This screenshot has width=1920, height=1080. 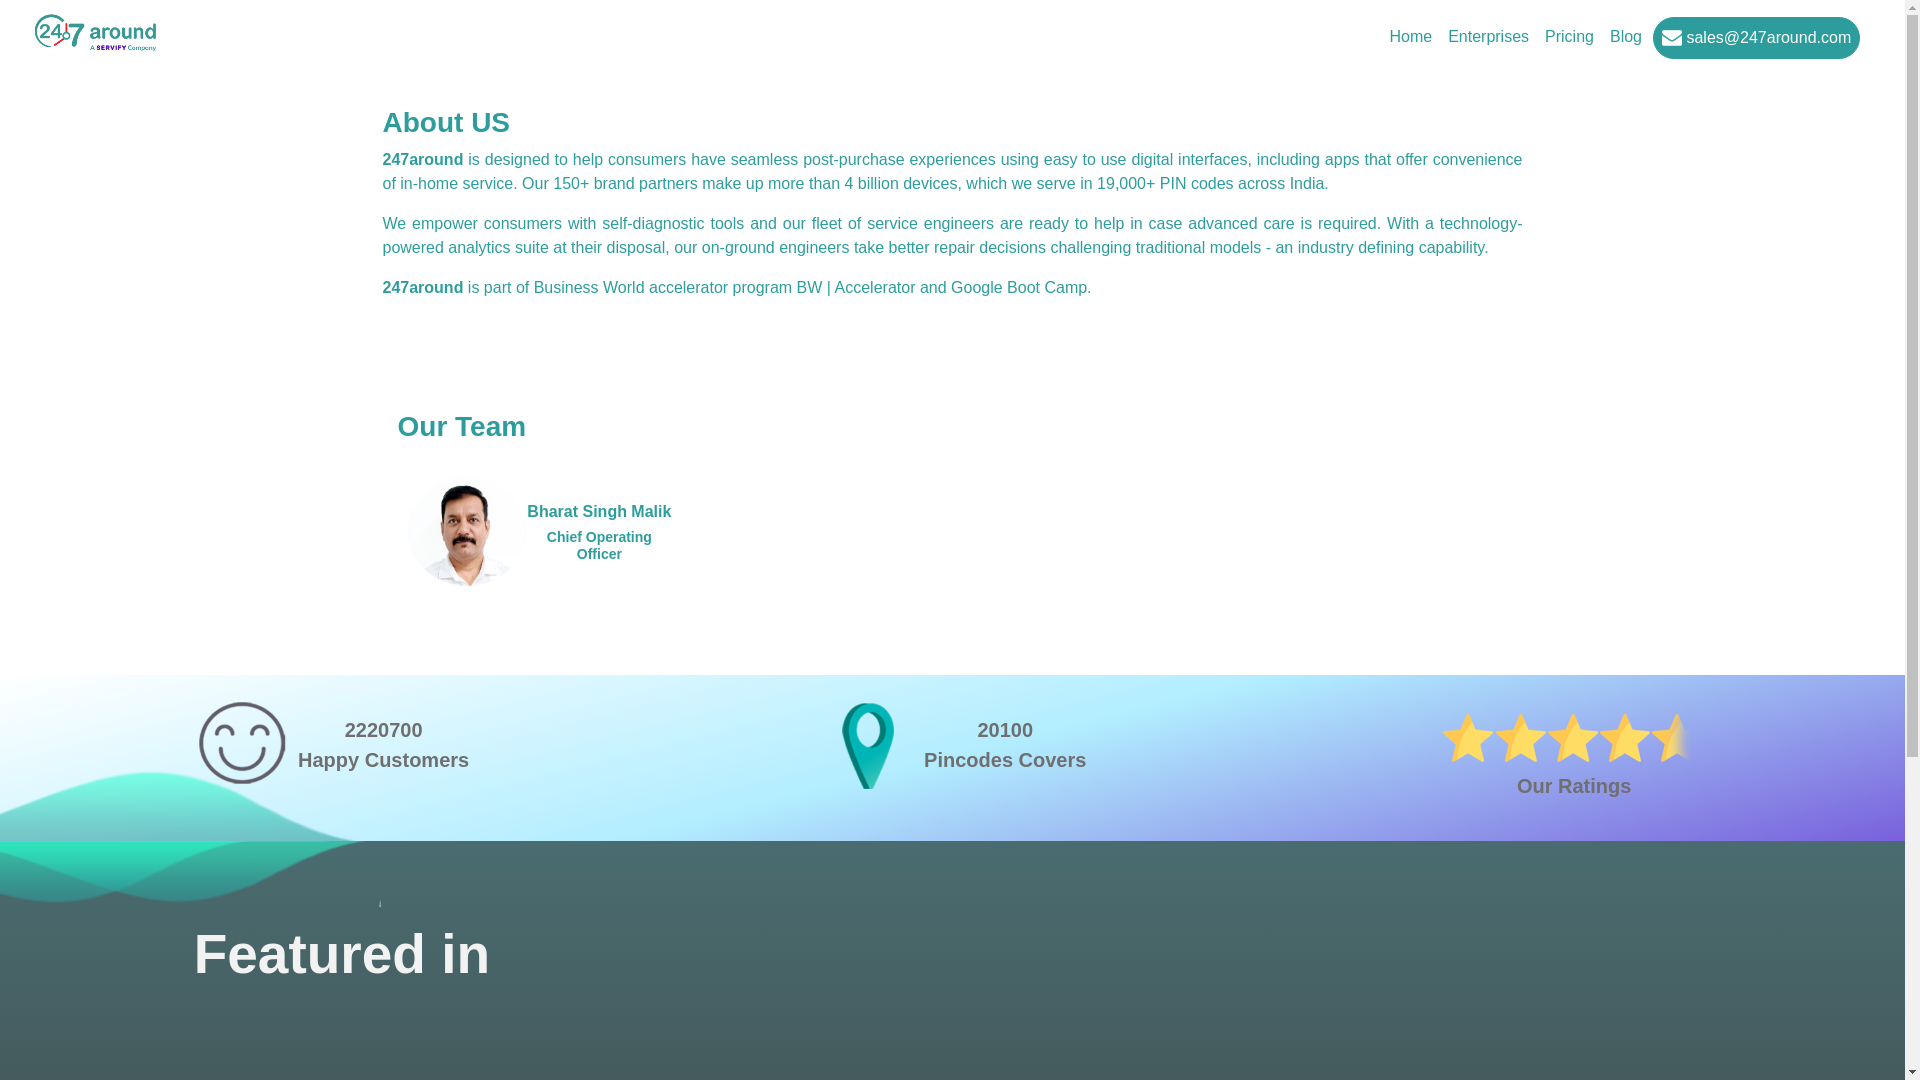 I want to click on 'Enterprises', so click(x=1488, y=37).